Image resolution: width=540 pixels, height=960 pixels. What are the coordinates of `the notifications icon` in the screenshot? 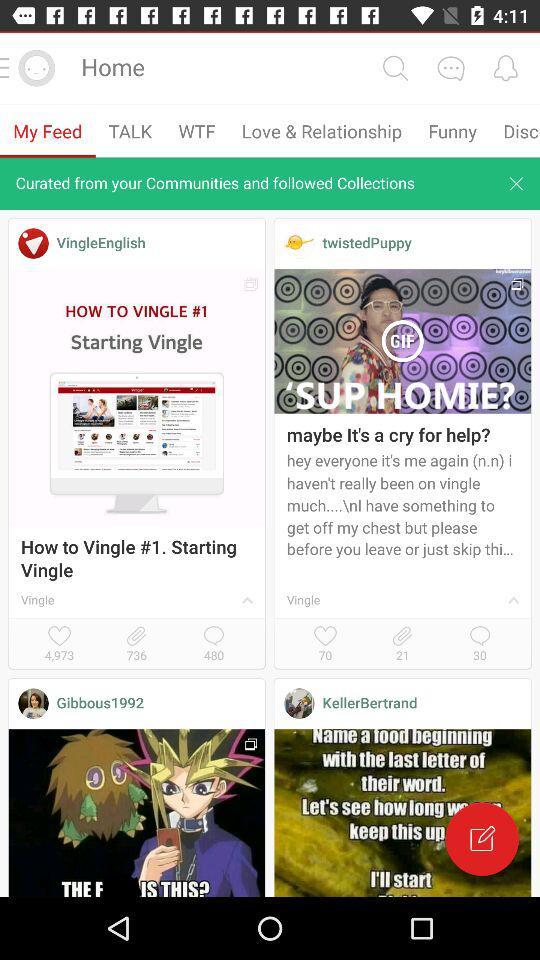 It's located at (504, 68).